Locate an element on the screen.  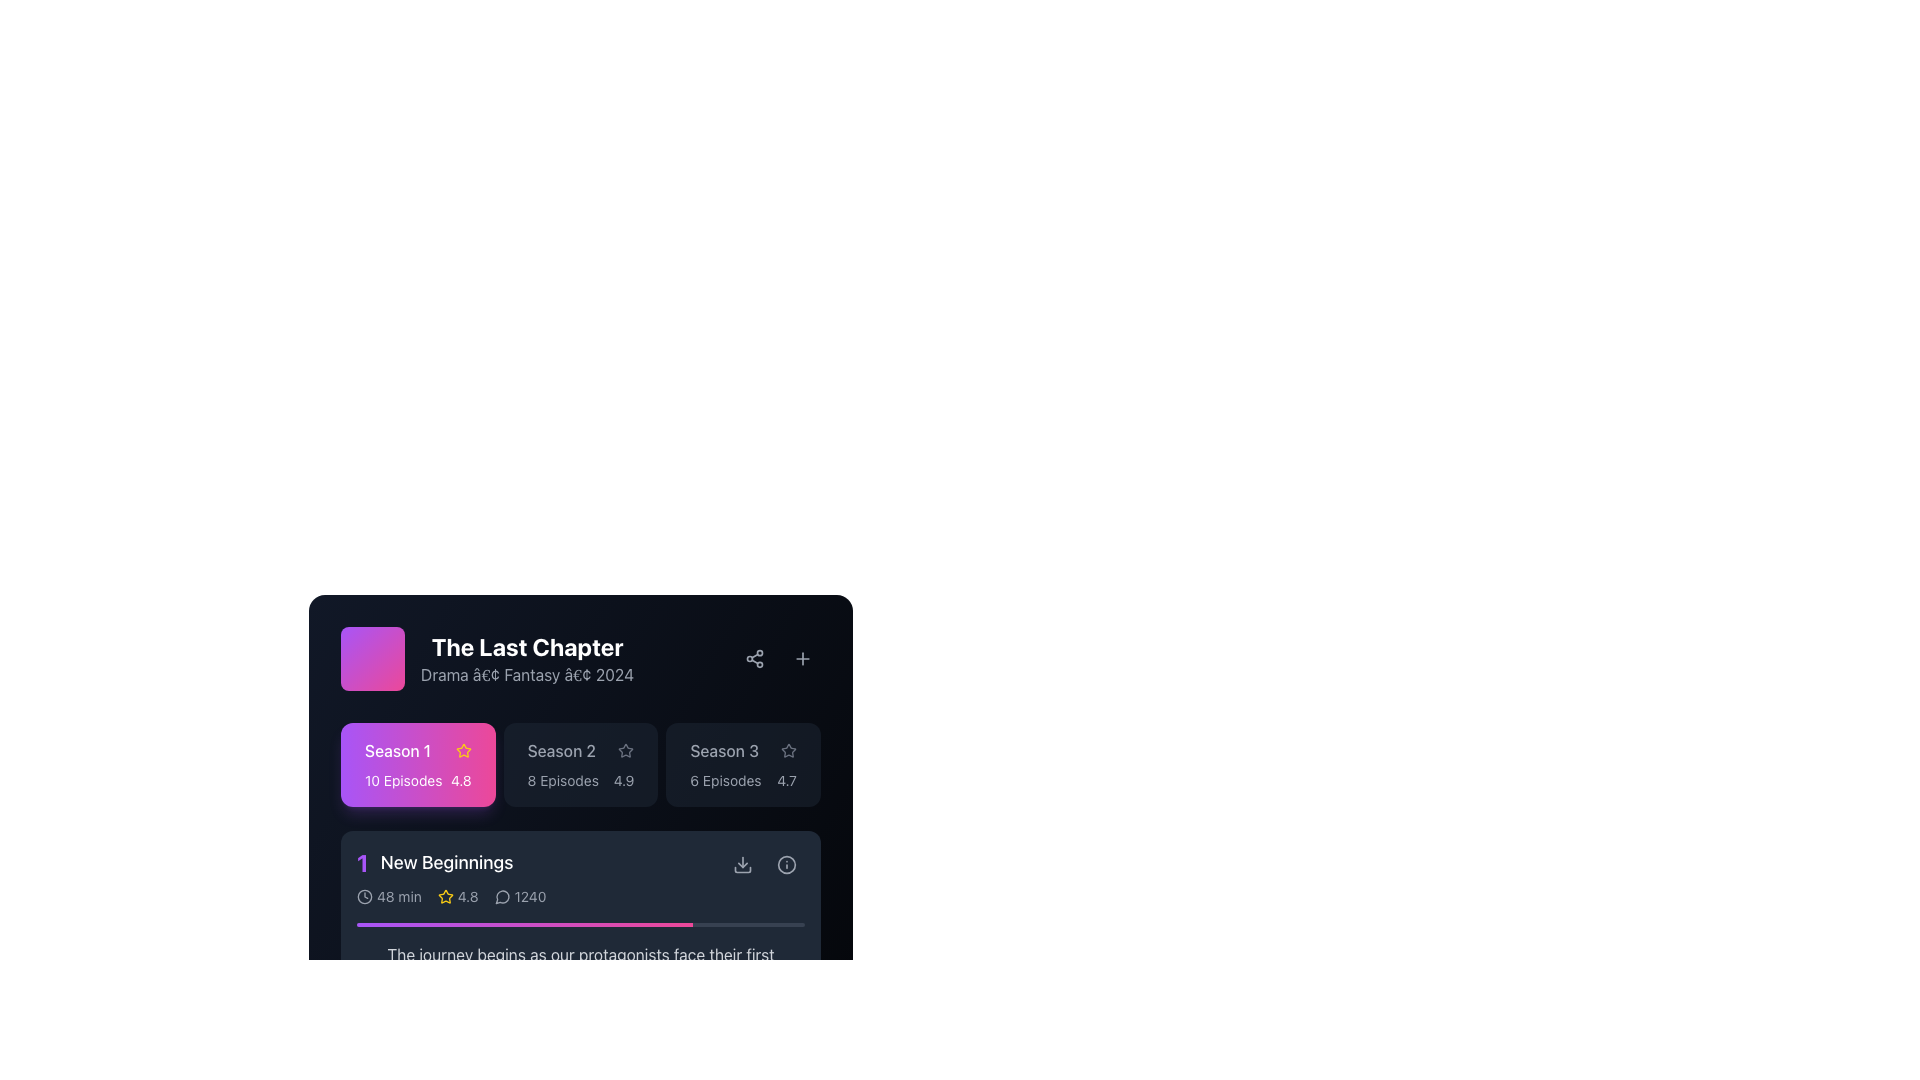
the text display element that shows season-related metadata, including '10 Episodes' and '4.8' average user rating, located below the 'Season 1' label is located at coordinates (417, 779).